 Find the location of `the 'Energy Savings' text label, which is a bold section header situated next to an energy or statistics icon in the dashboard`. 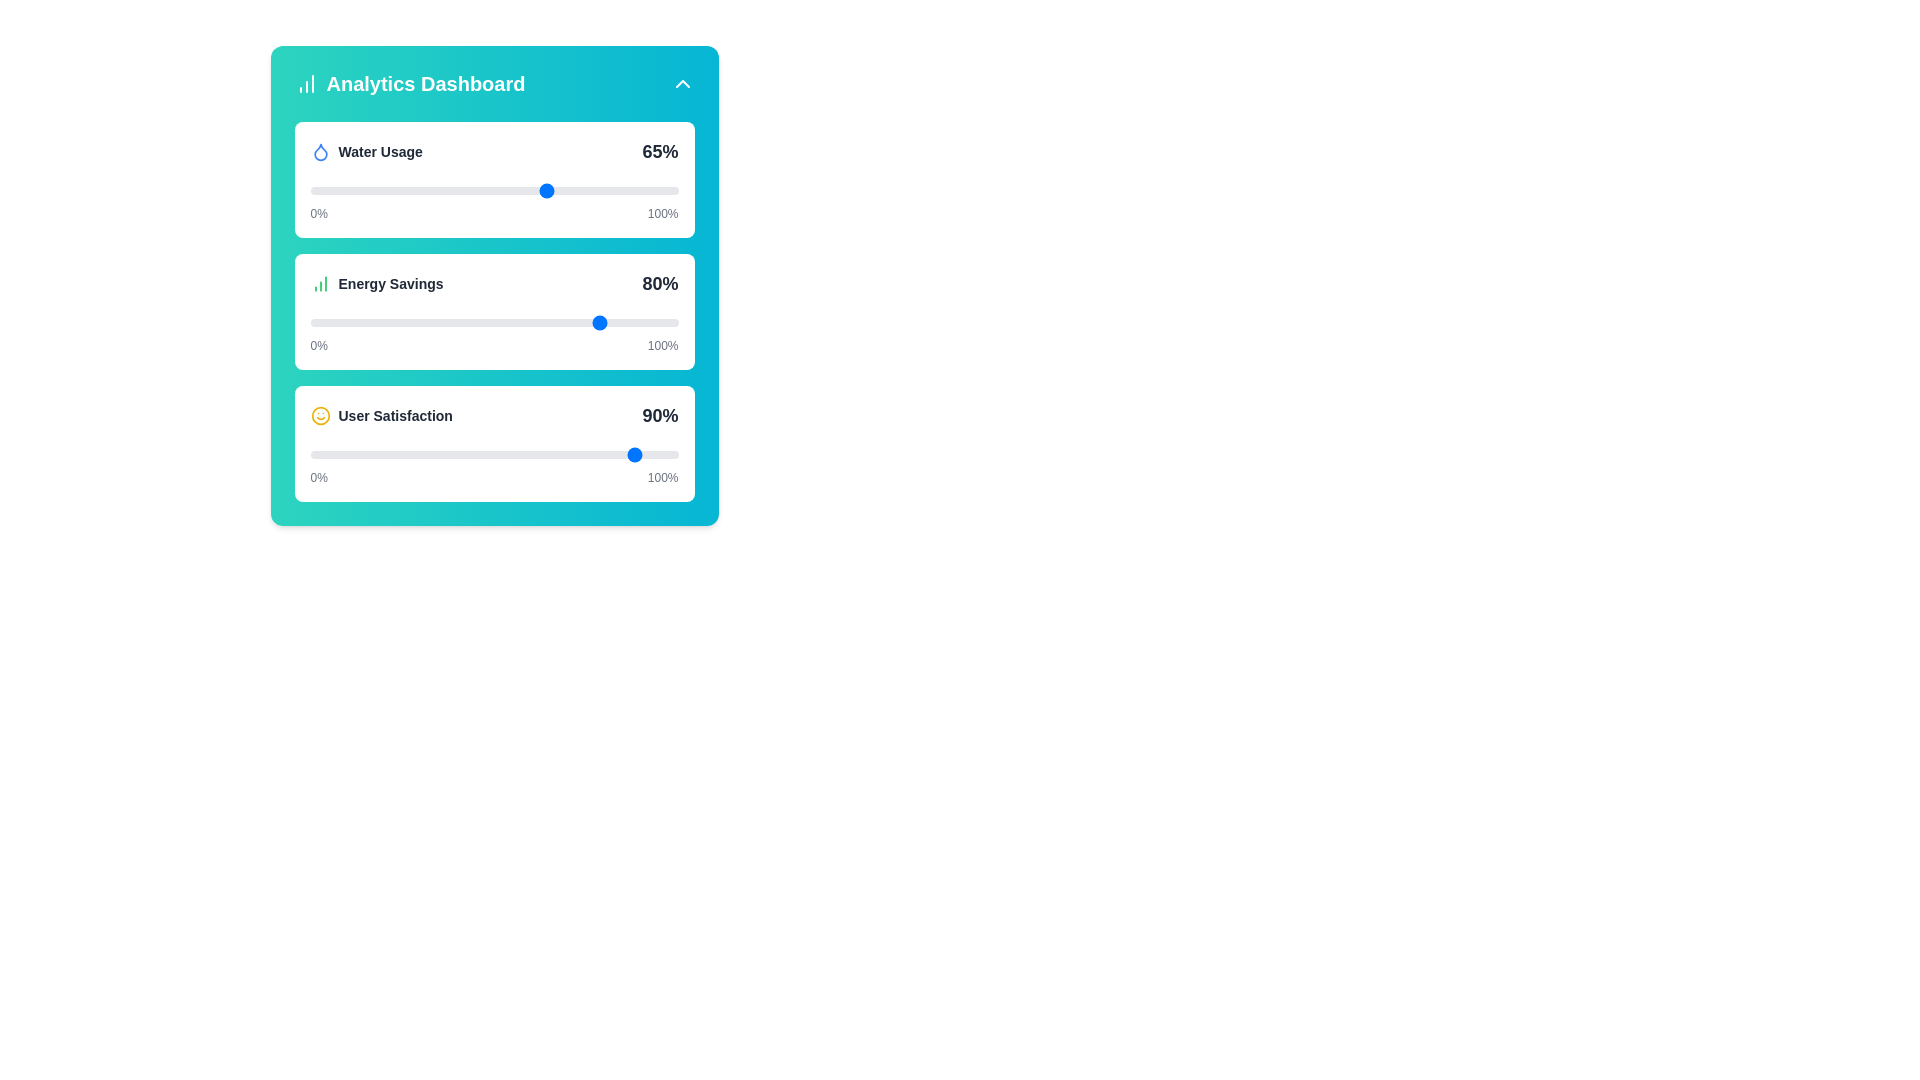

the 'Energy Savings' text label, which is a bold section header situated next to an energy or statistics icon in the dashboard is located at coordinates (391, 284).